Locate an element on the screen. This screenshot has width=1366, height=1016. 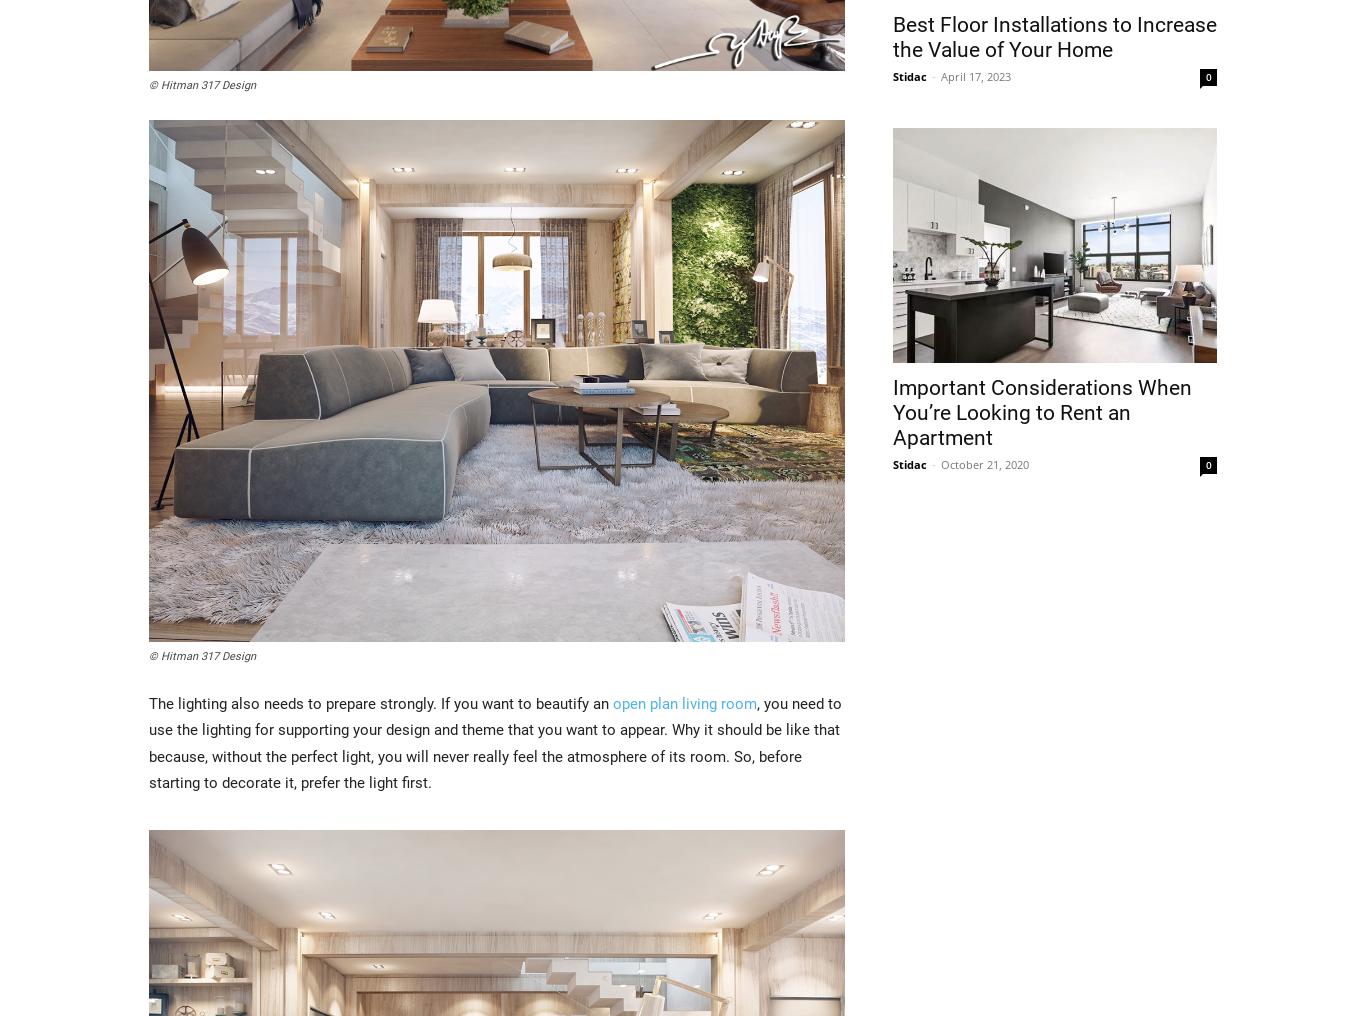
', you need to use the lighting for supporting your design and theme that you want to appear. Why it should be like that because, without the perfect light, you will never really feel the atmosphere of its room. So, before starting to decorate it, prefer the light first.' is located at coordinates (495, 743).